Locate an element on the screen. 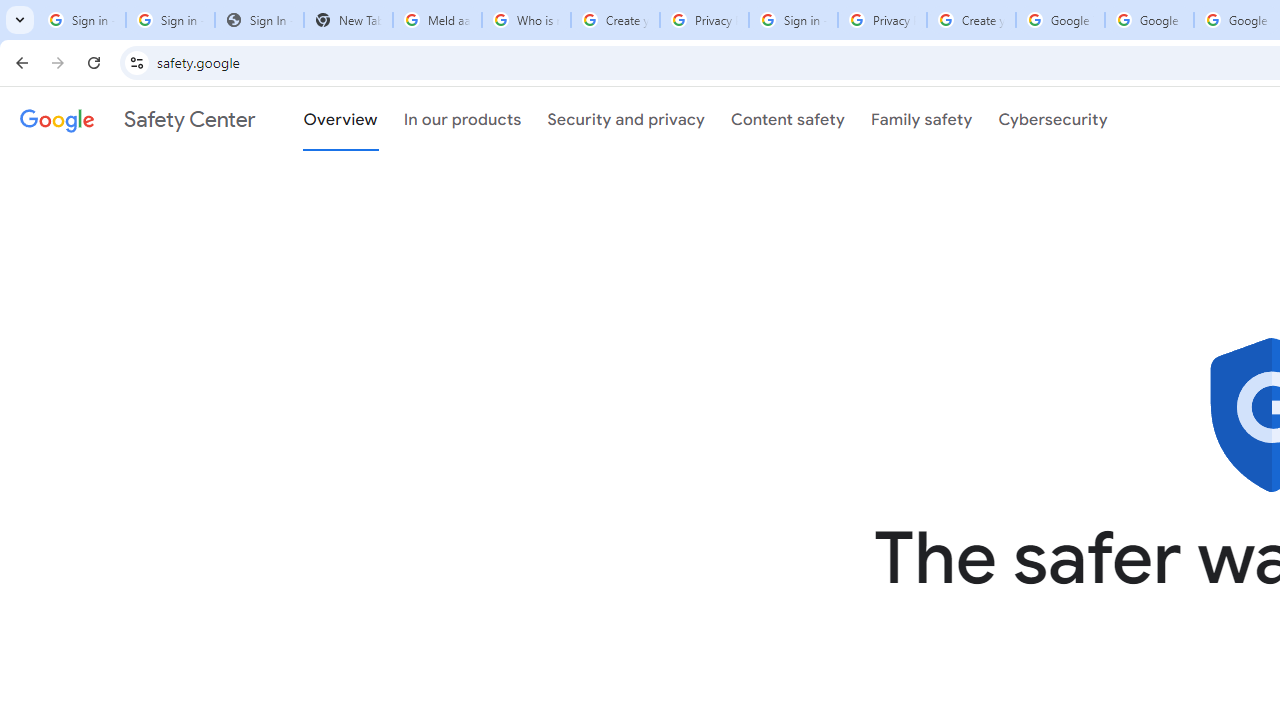  'Family safety' is located at coordinates (920, 119).